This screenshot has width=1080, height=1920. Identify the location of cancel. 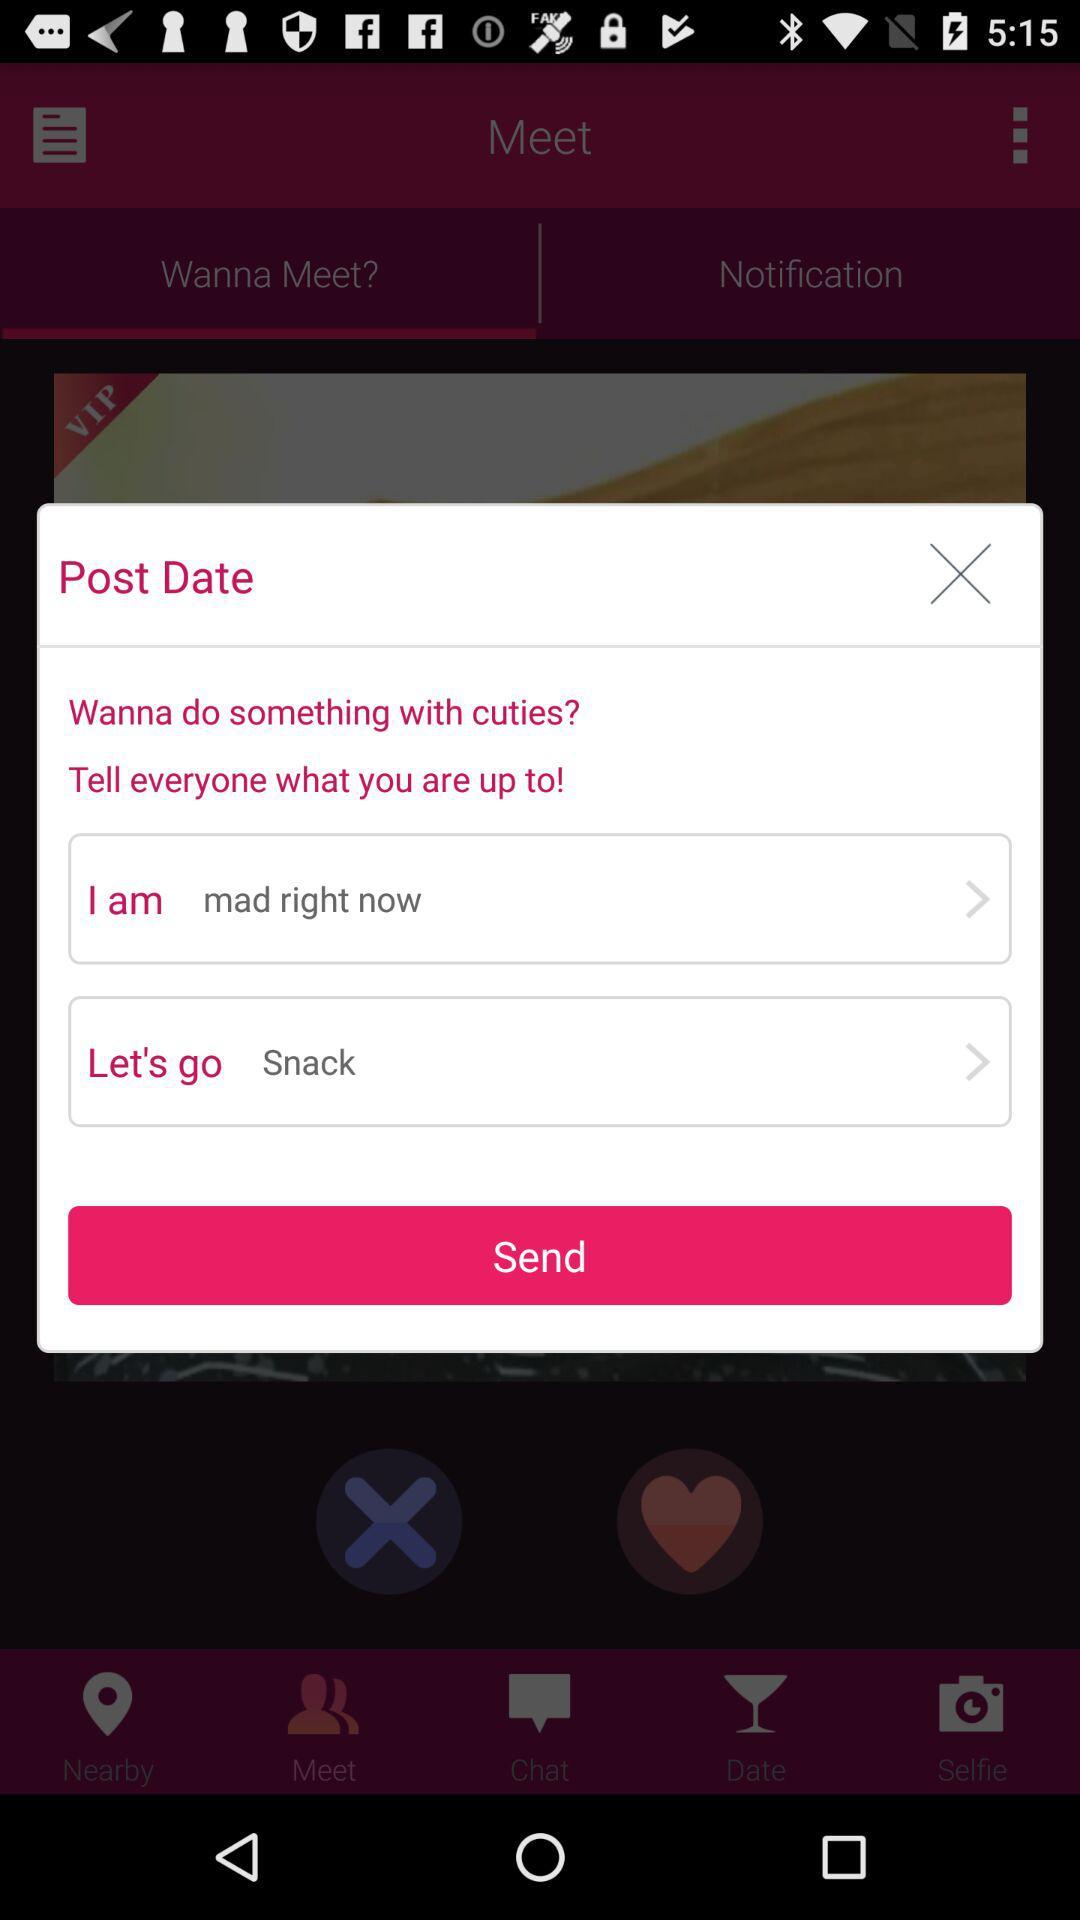
(960, 574).